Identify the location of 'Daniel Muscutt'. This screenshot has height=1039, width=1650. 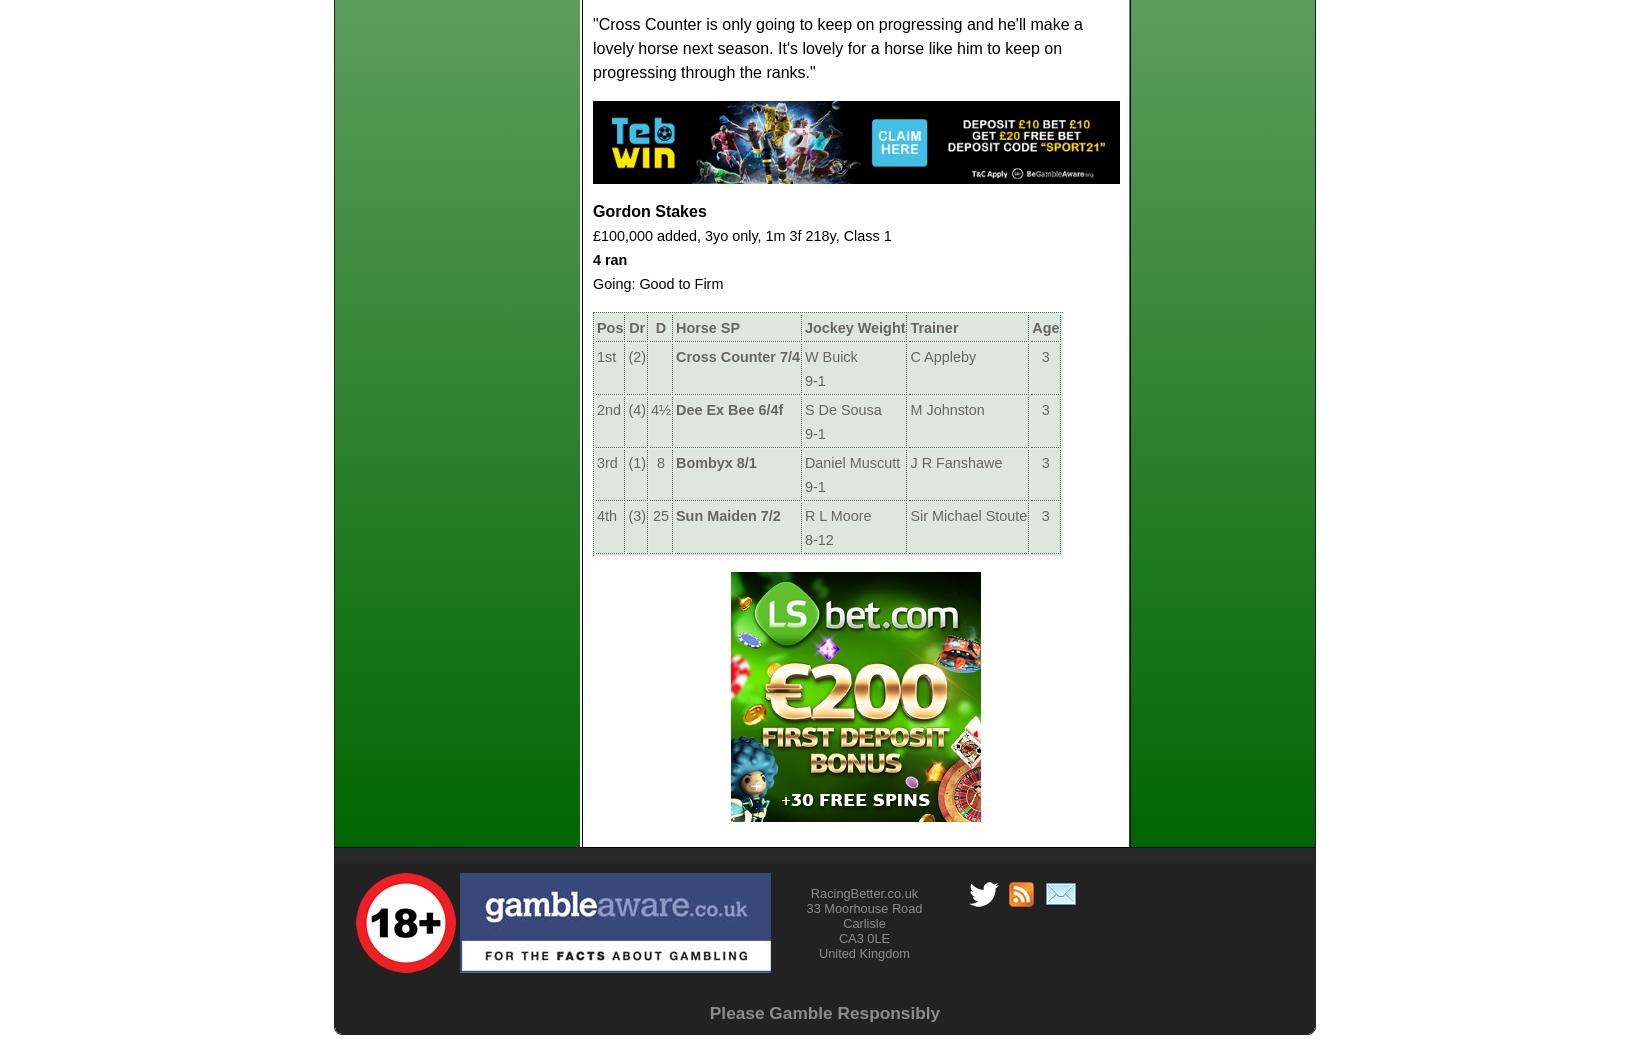
(803, 461).